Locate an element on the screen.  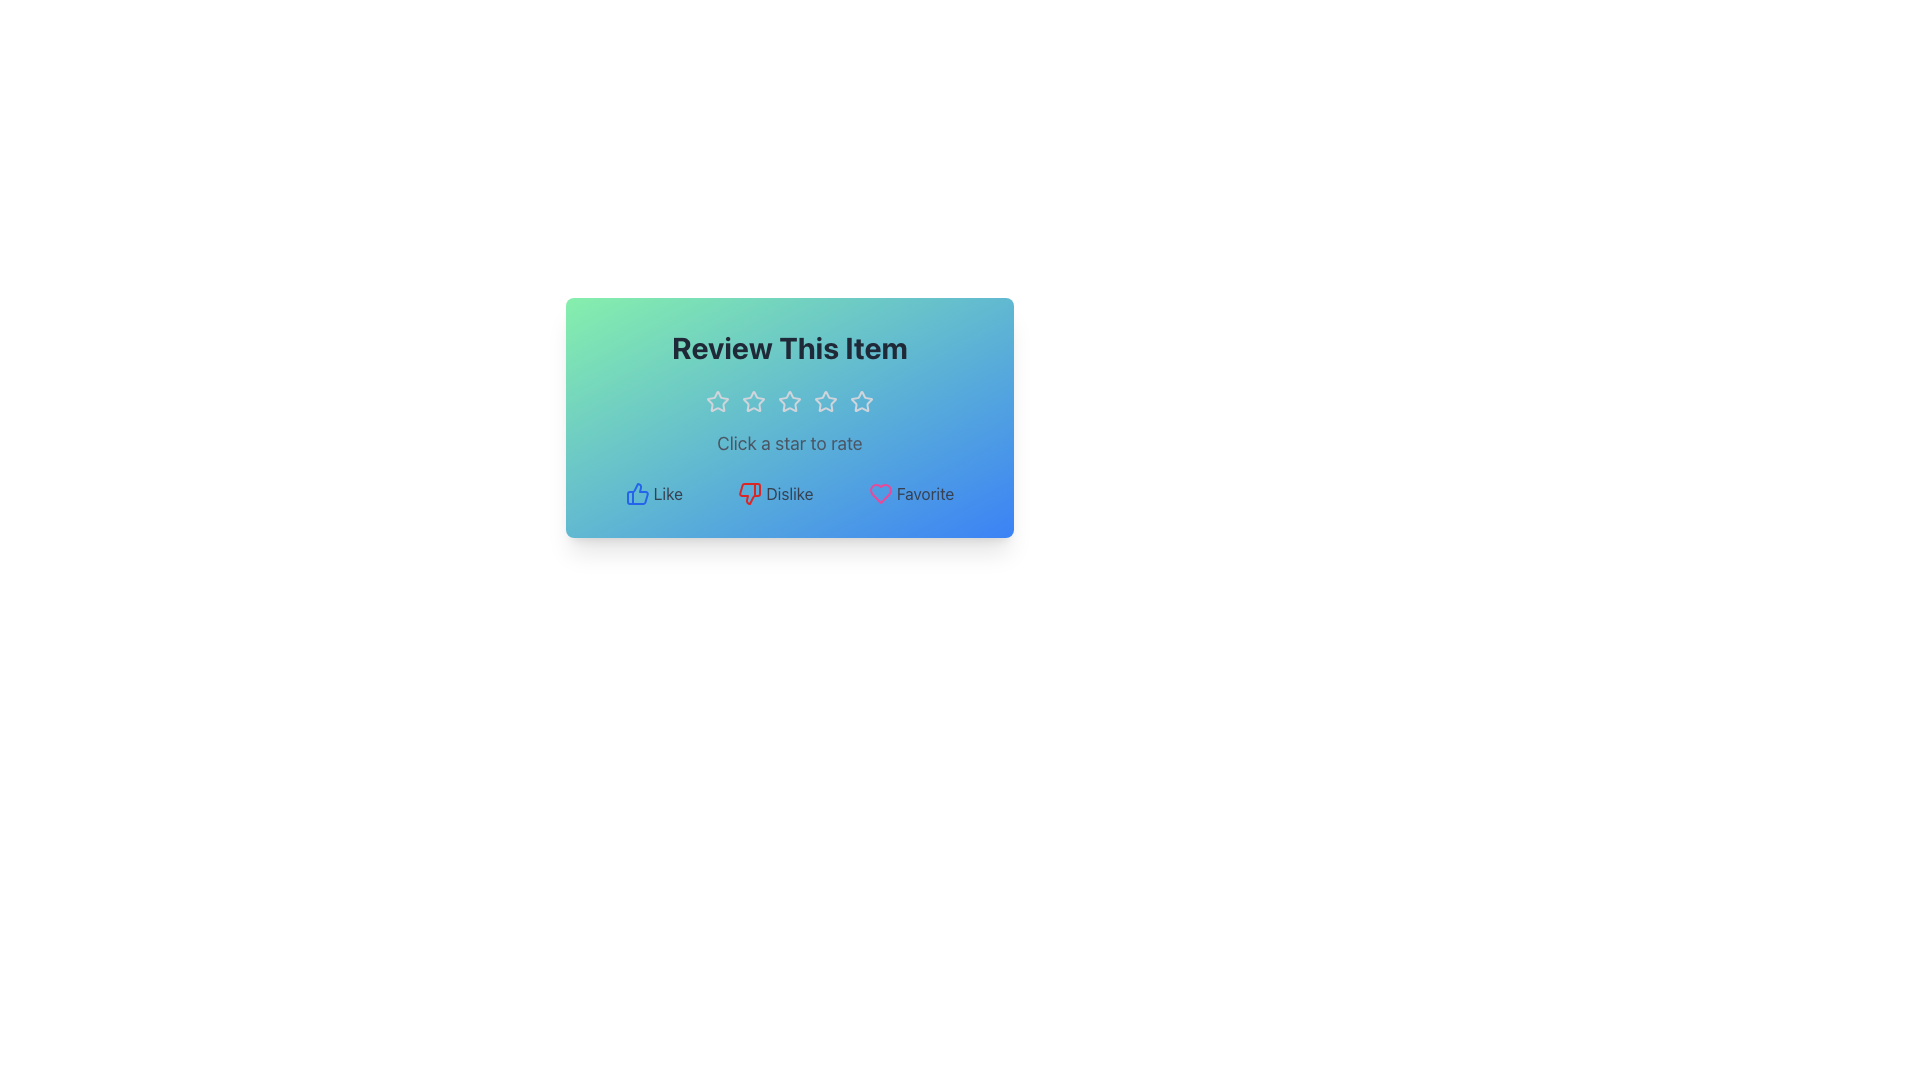
the second star icon in the five-star rating system is located at coordinates (752, 401).